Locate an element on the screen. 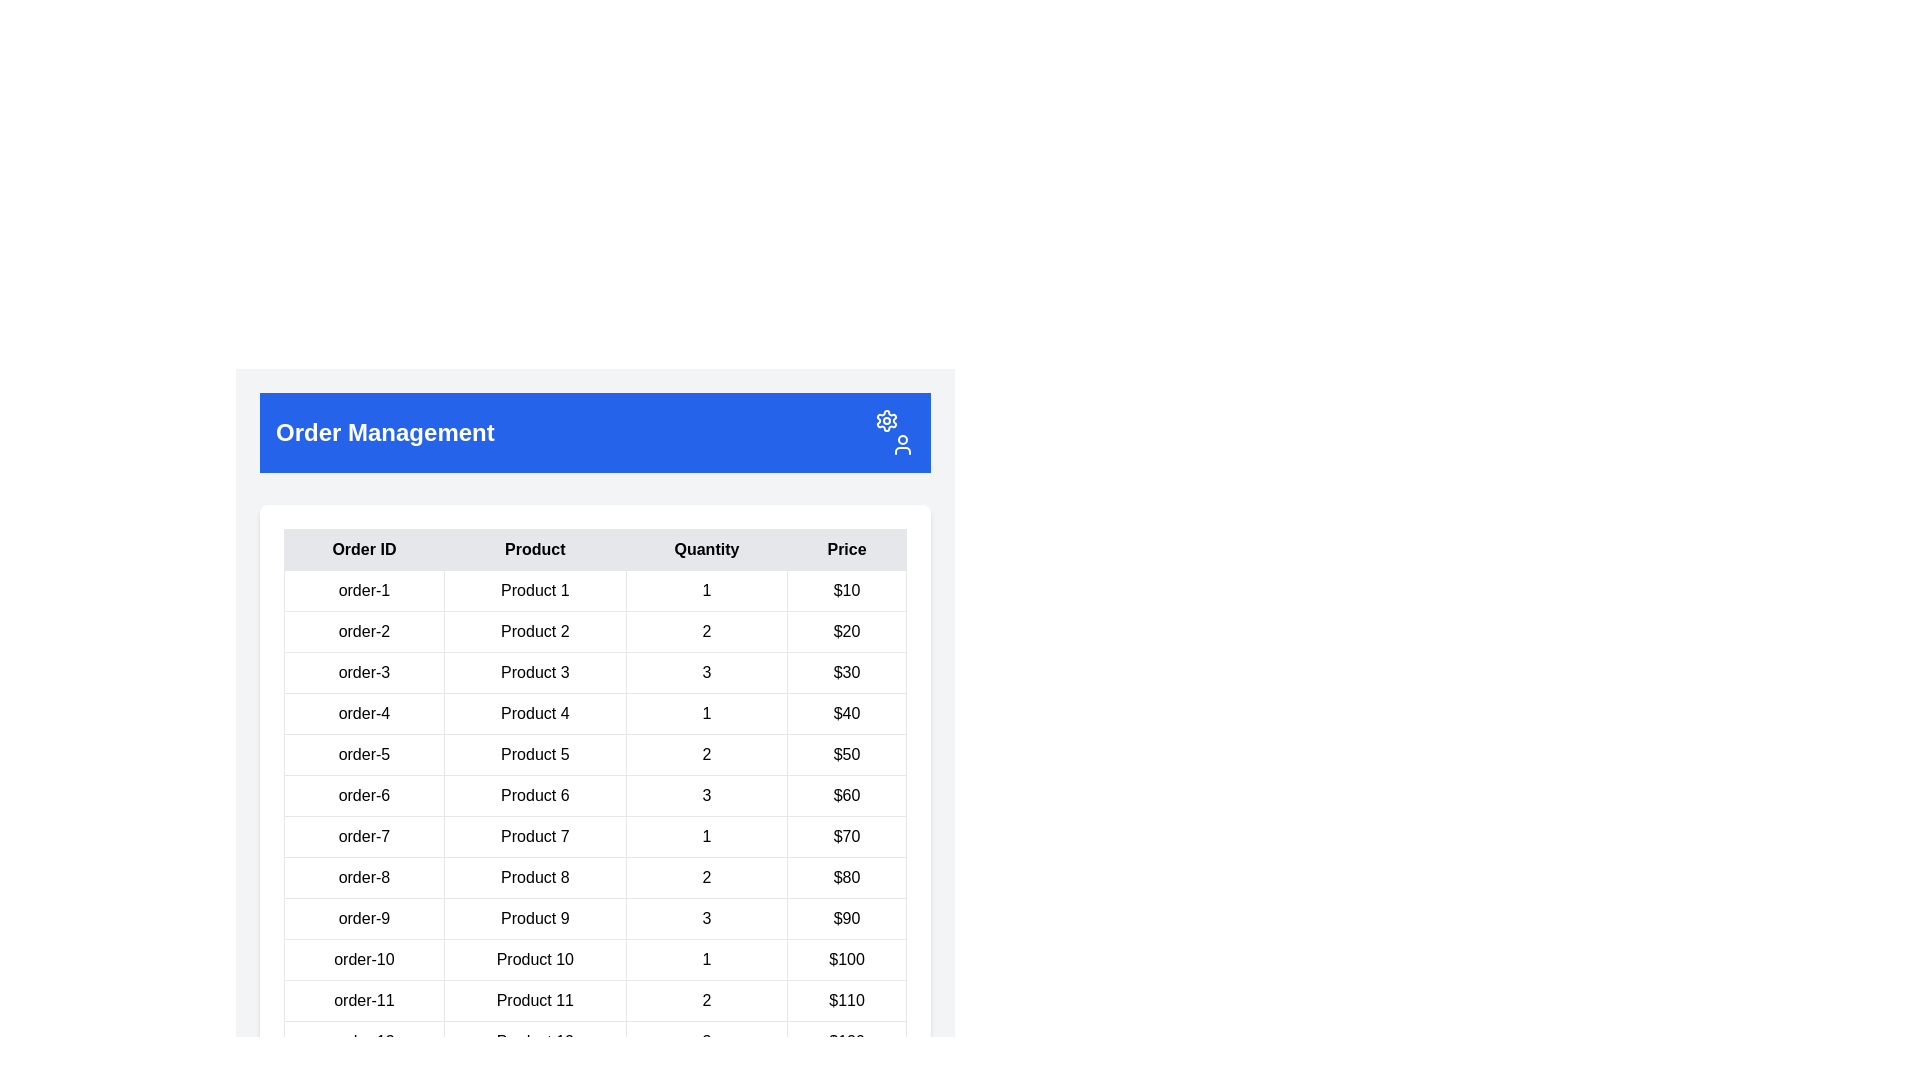  the 8th row cell in the data grid that displays 'order-8', 'Product 8', '2', and '$80' is located at coordinates (594, 877).